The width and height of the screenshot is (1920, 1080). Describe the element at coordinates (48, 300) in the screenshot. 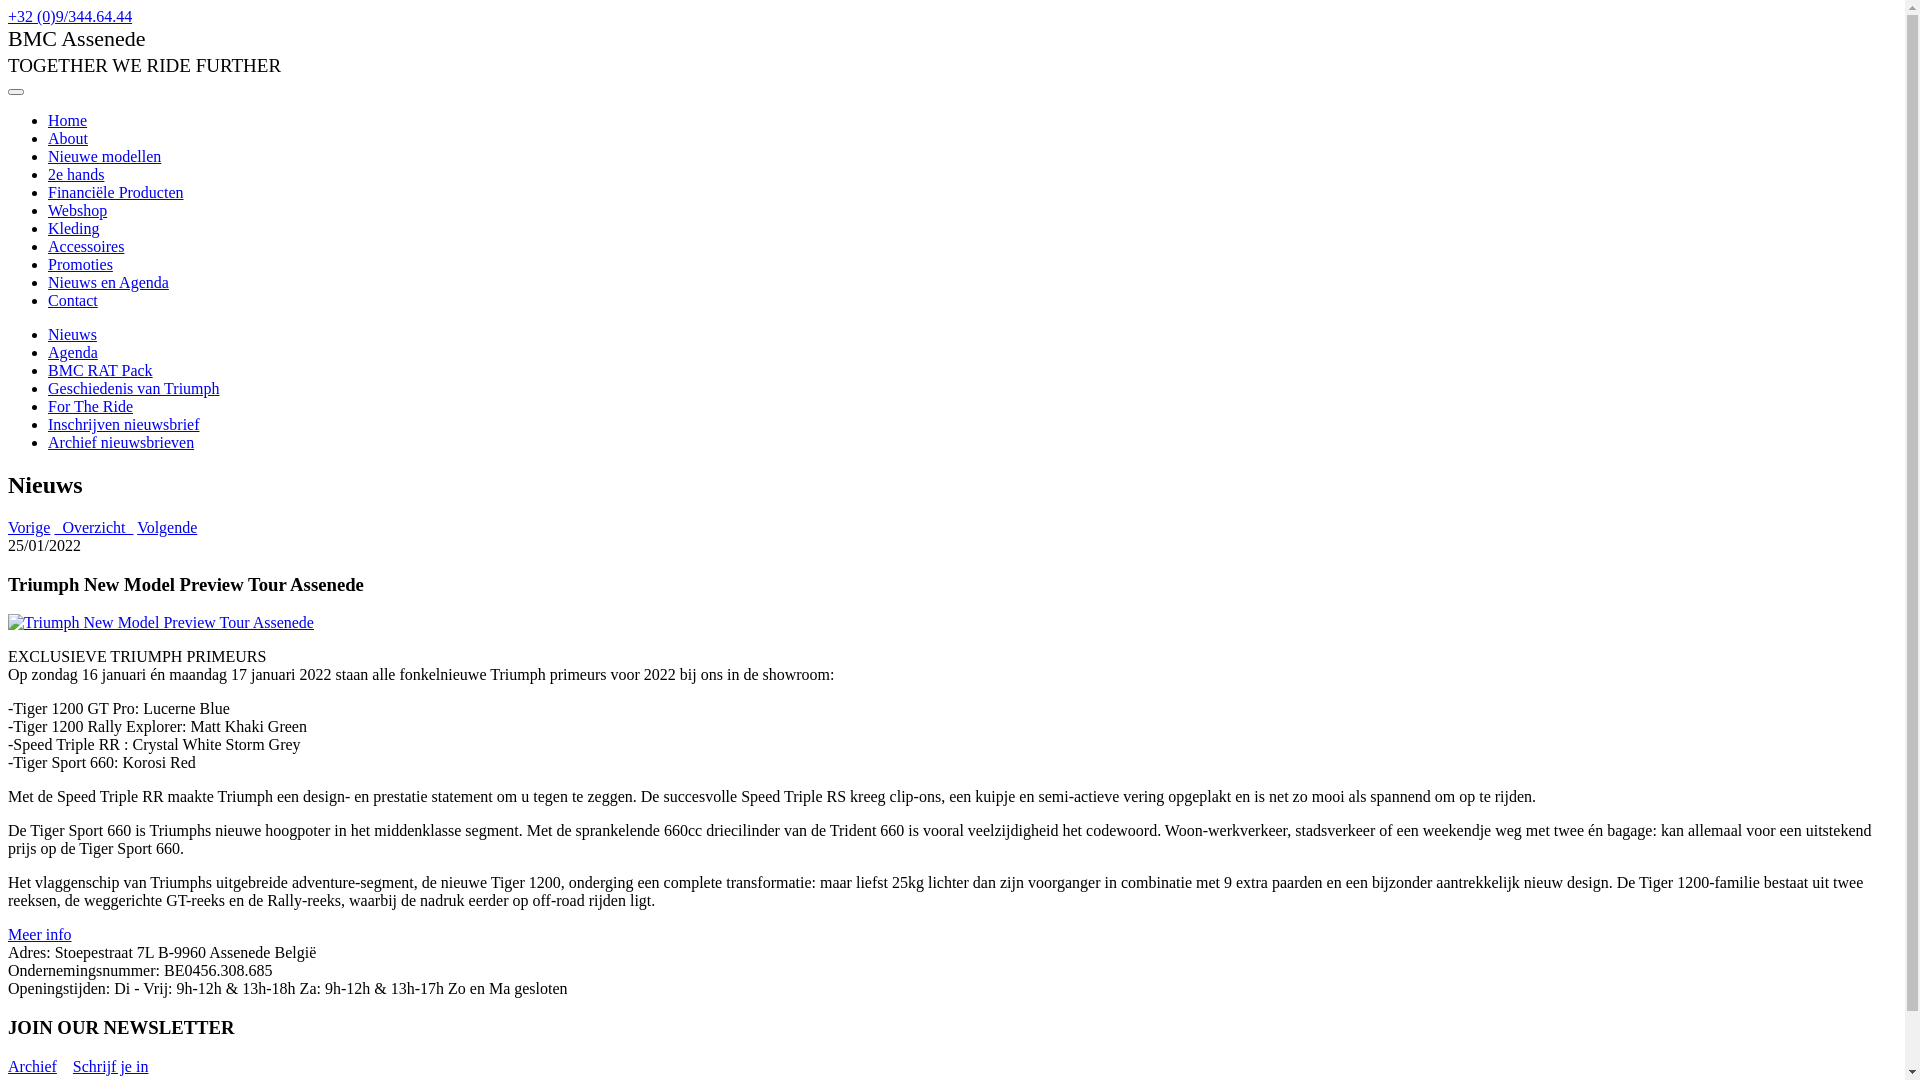

I see `'Contact'` at that location.